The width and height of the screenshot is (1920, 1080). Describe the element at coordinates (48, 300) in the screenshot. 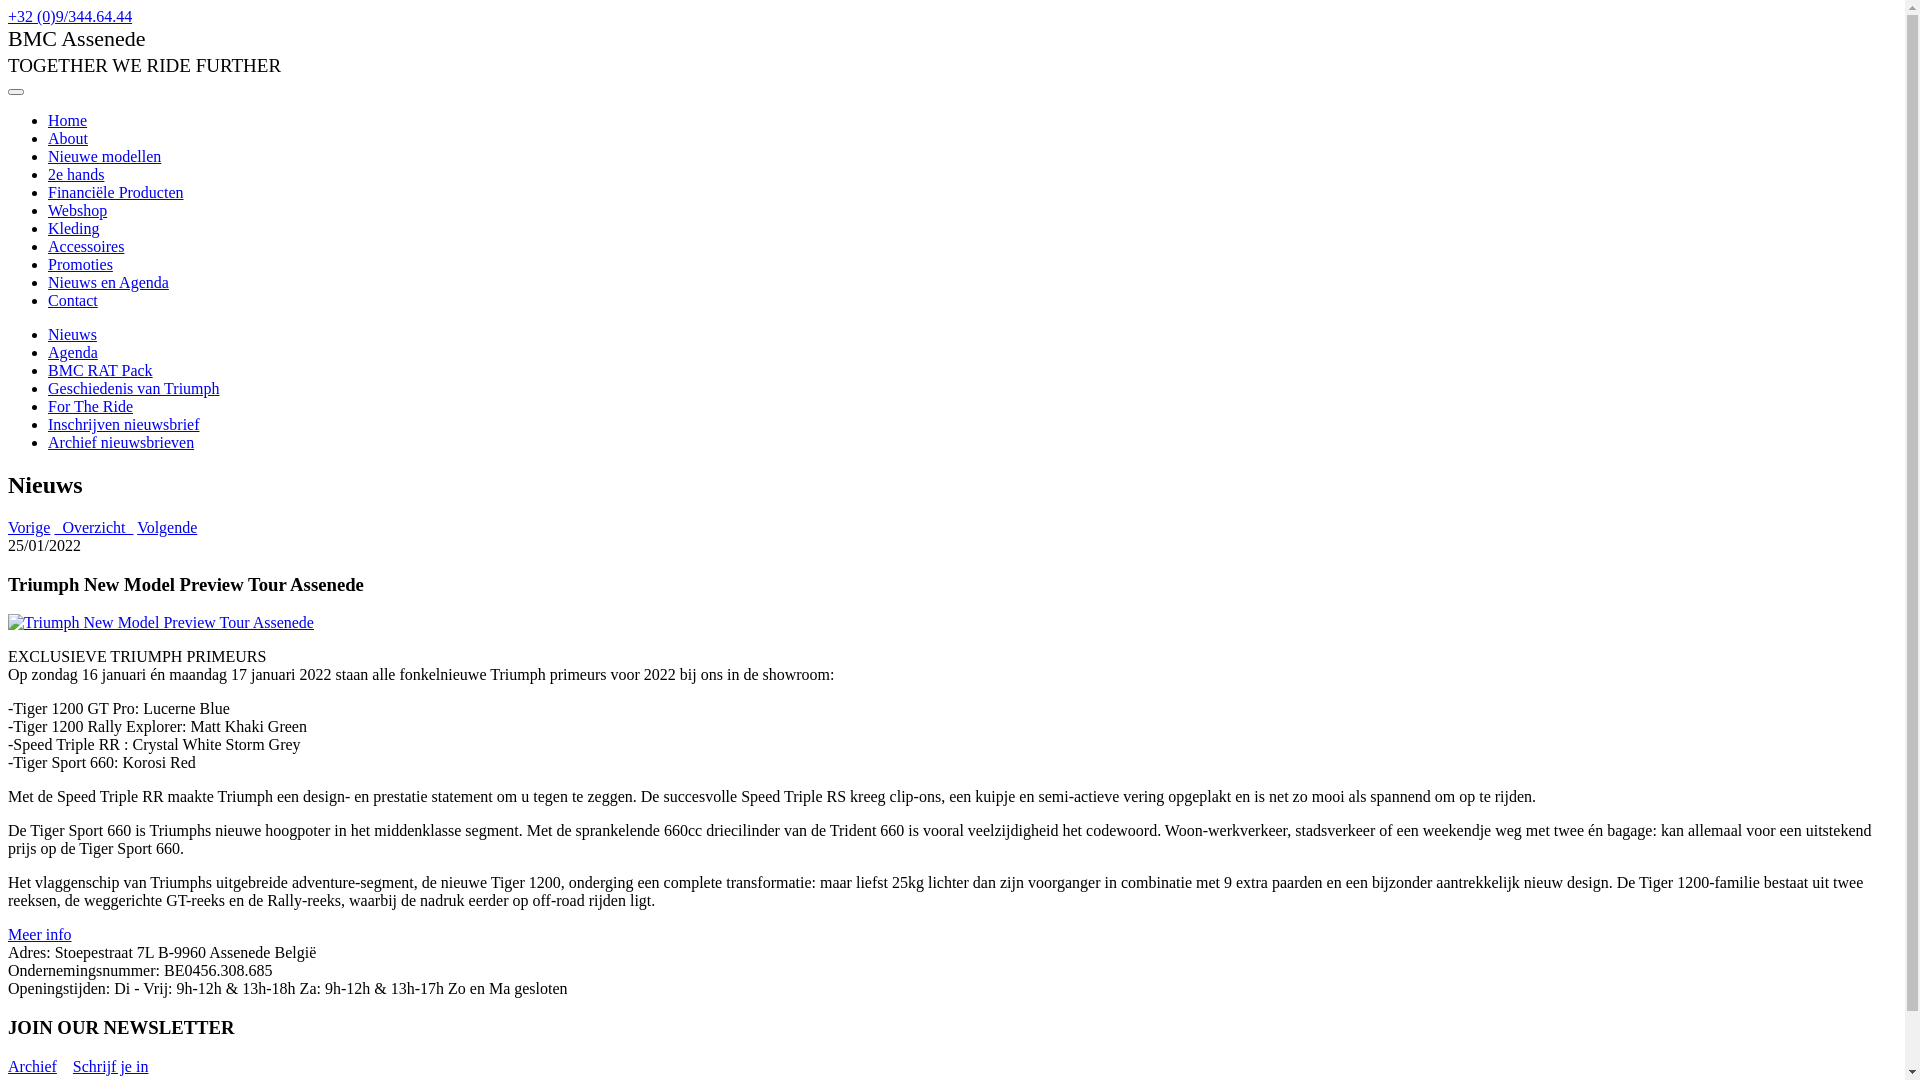

I see `'Contact'` at that location.